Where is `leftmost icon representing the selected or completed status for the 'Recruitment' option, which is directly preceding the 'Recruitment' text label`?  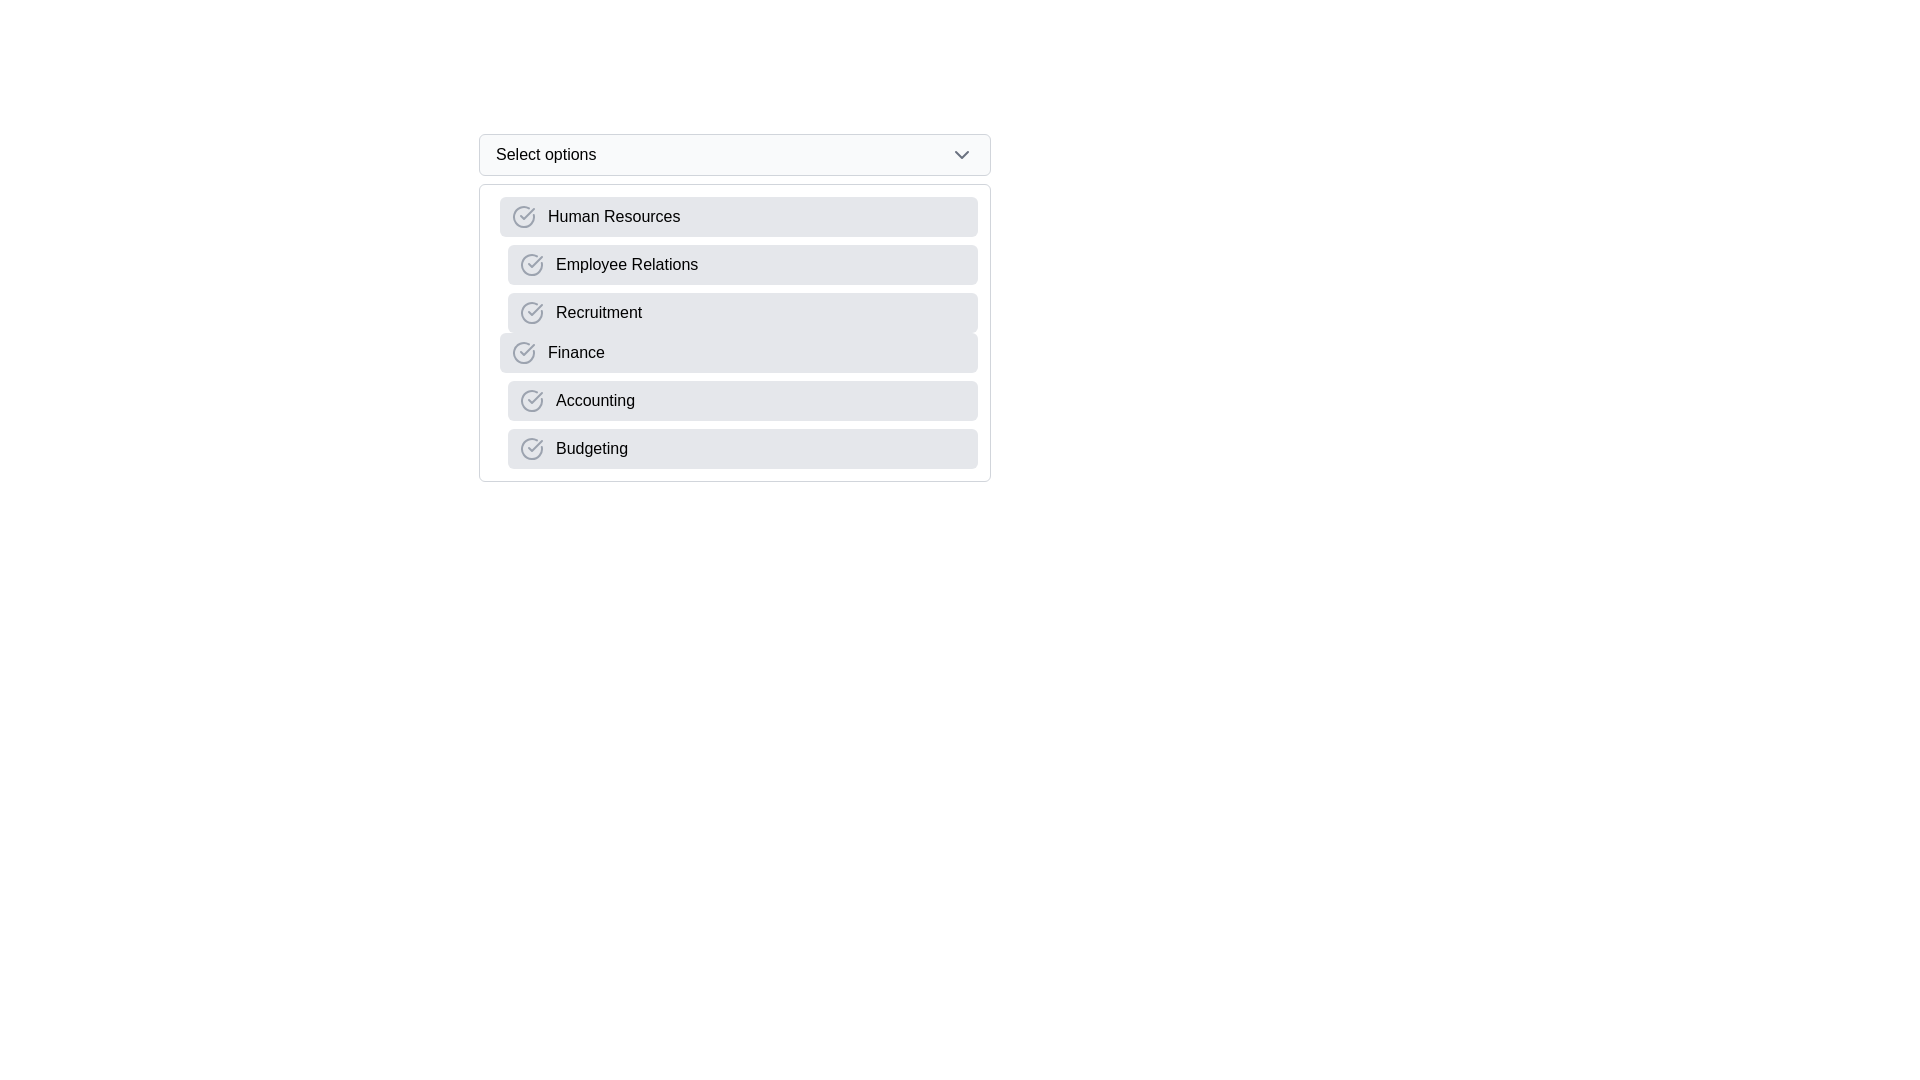 leftmost icon representing the selected or completed status for the 'Recruitment' option, which is directly preceding the 'Recruitment' text label is located at coordinates (532, 312).